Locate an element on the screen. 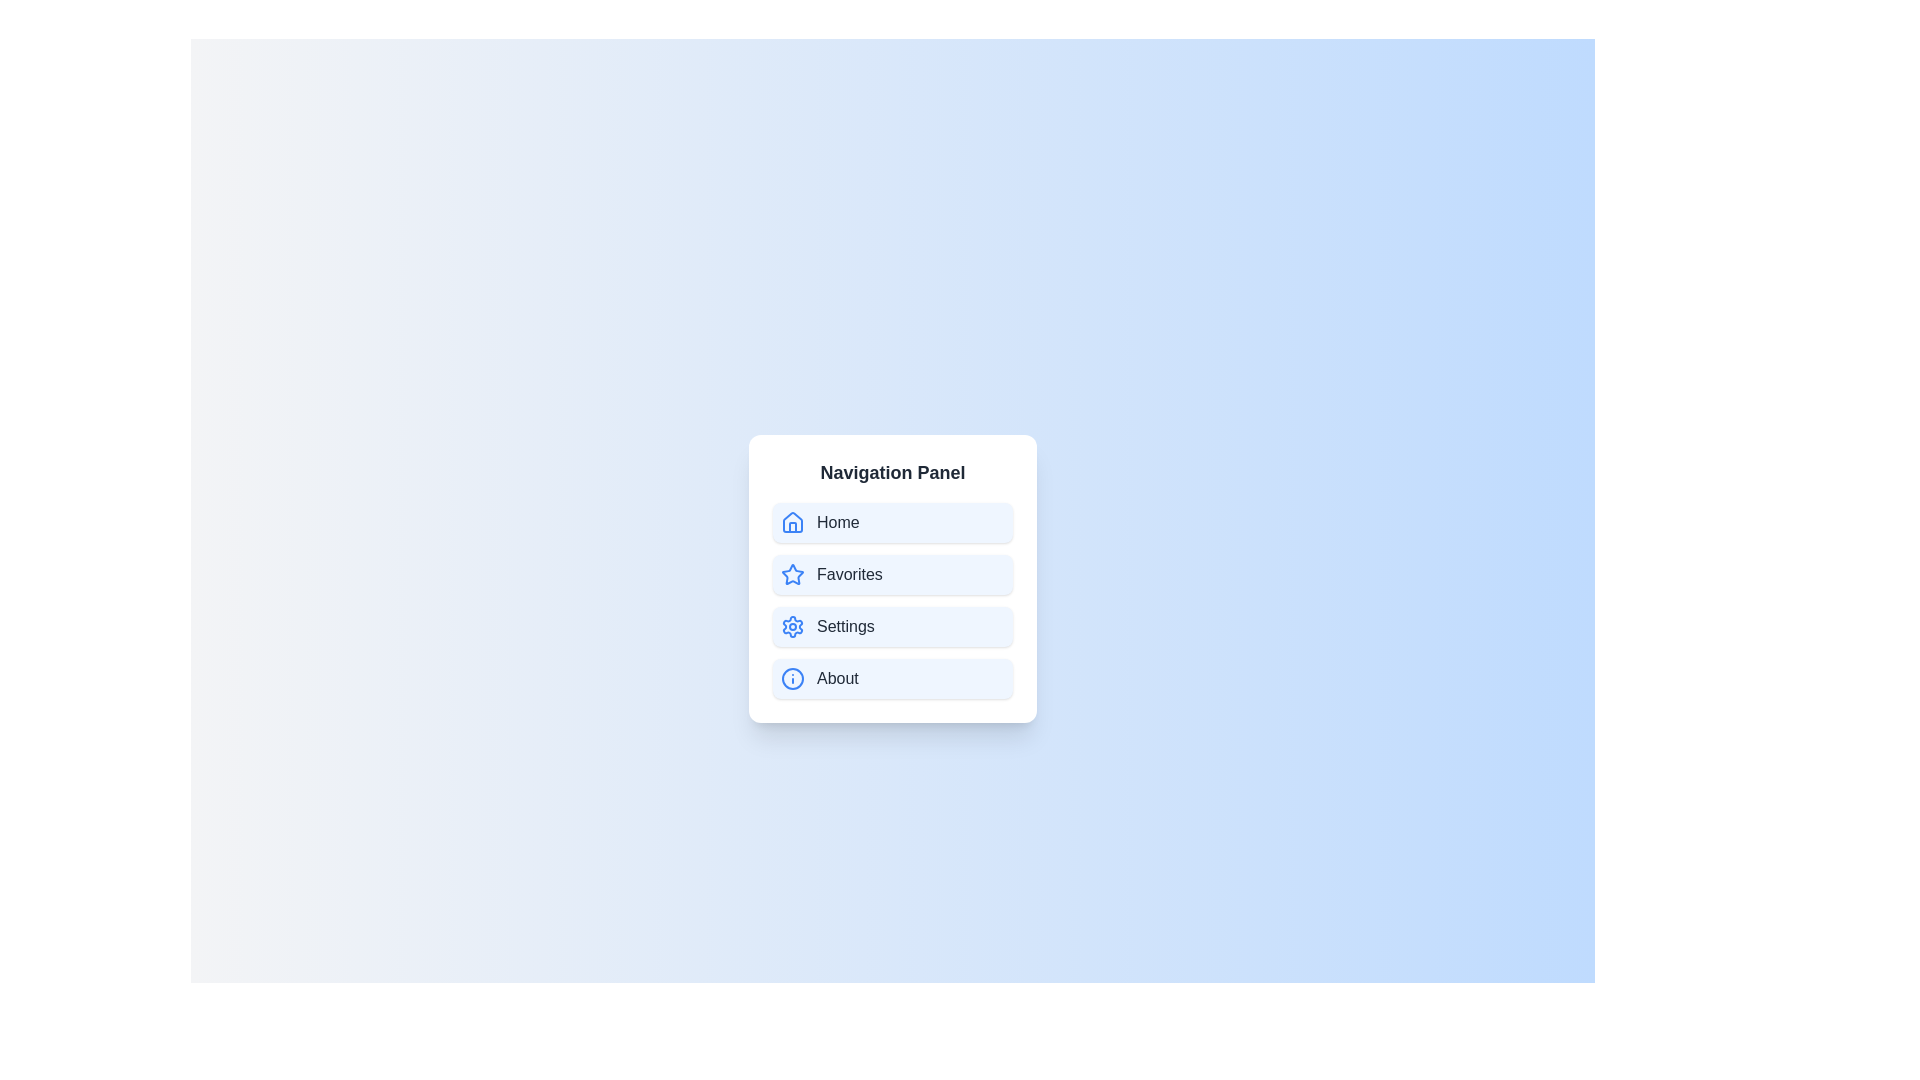 The height and width of the screenshot is (1080, 1920). the 'About' button, which is the last item in a vertical list of options in the navigation panel is located at coordinates (891, 677).